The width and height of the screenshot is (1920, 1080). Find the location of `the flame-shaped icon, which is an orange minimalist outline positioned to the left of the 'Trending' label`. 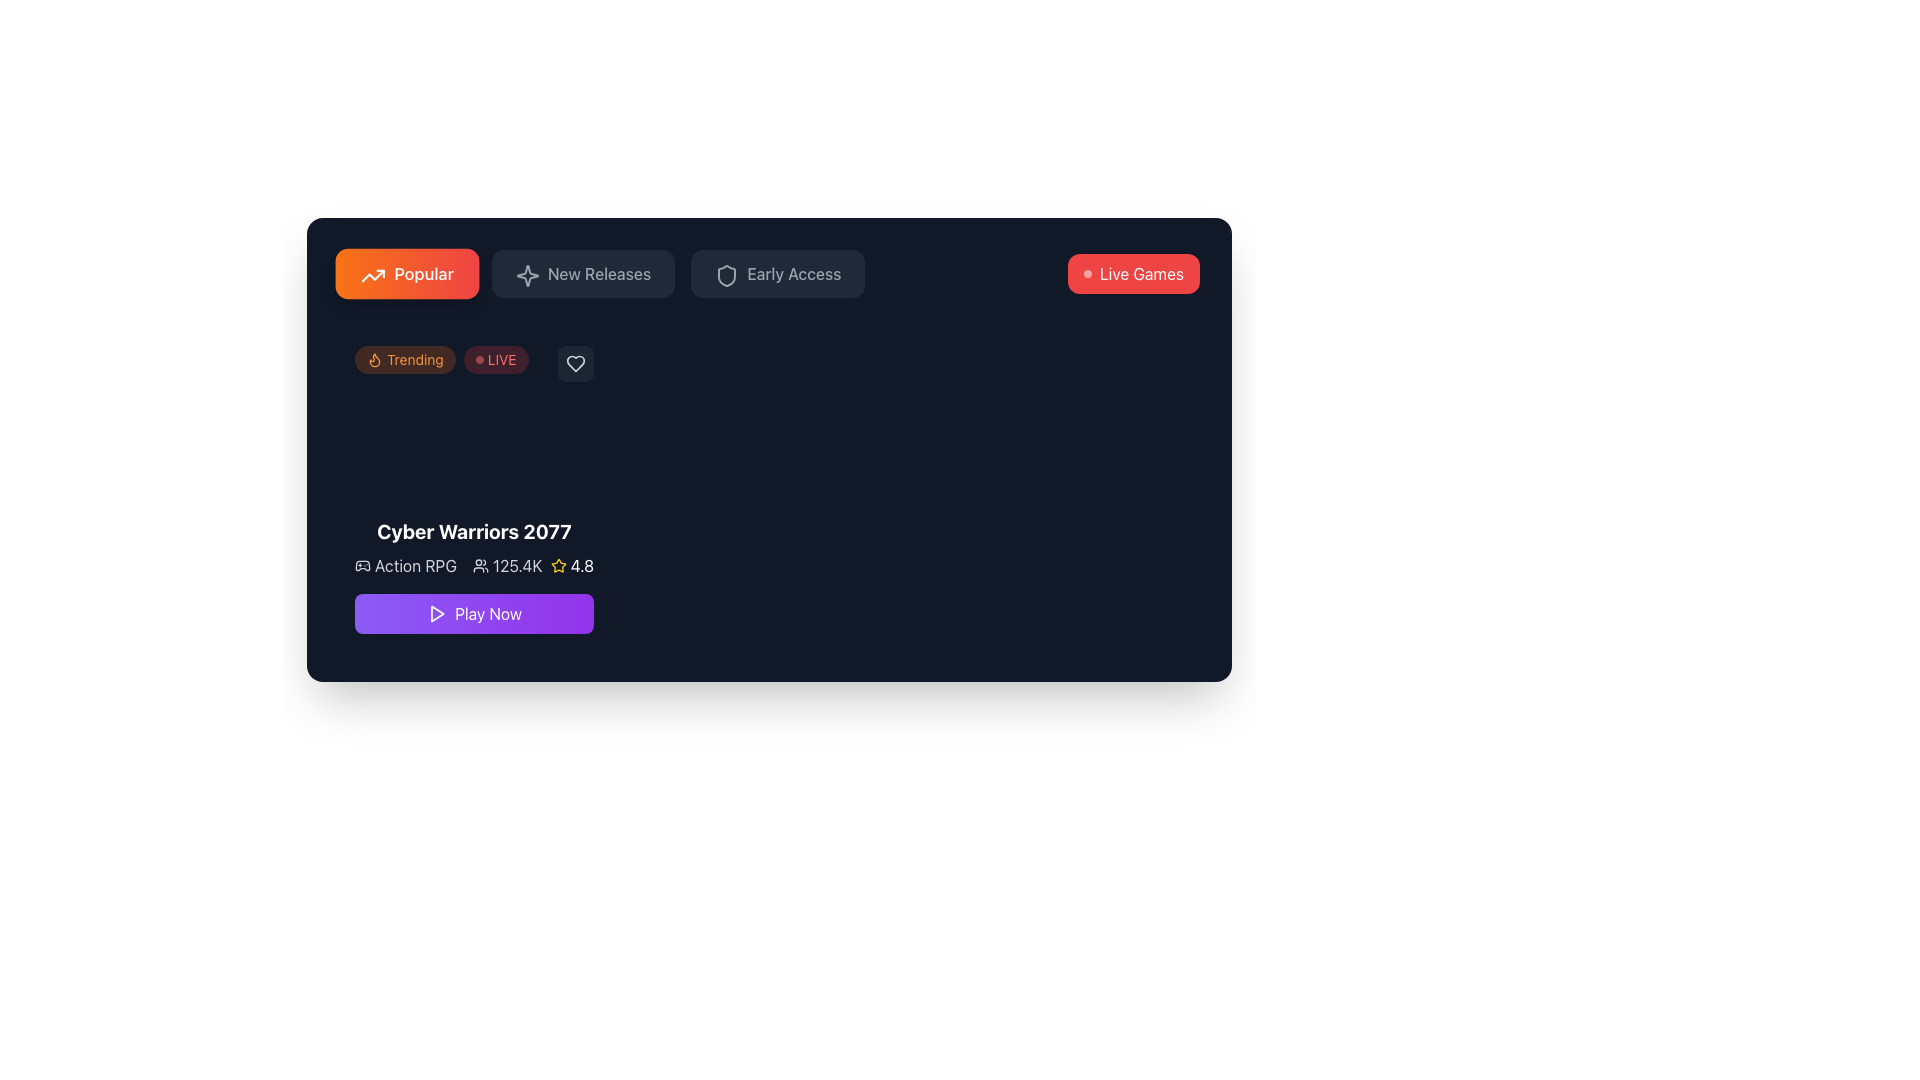

the flame-shaped icon, which is an orange minimalist outline positioned to the left of the 'Trending' label is located at coordinates (374, 358).